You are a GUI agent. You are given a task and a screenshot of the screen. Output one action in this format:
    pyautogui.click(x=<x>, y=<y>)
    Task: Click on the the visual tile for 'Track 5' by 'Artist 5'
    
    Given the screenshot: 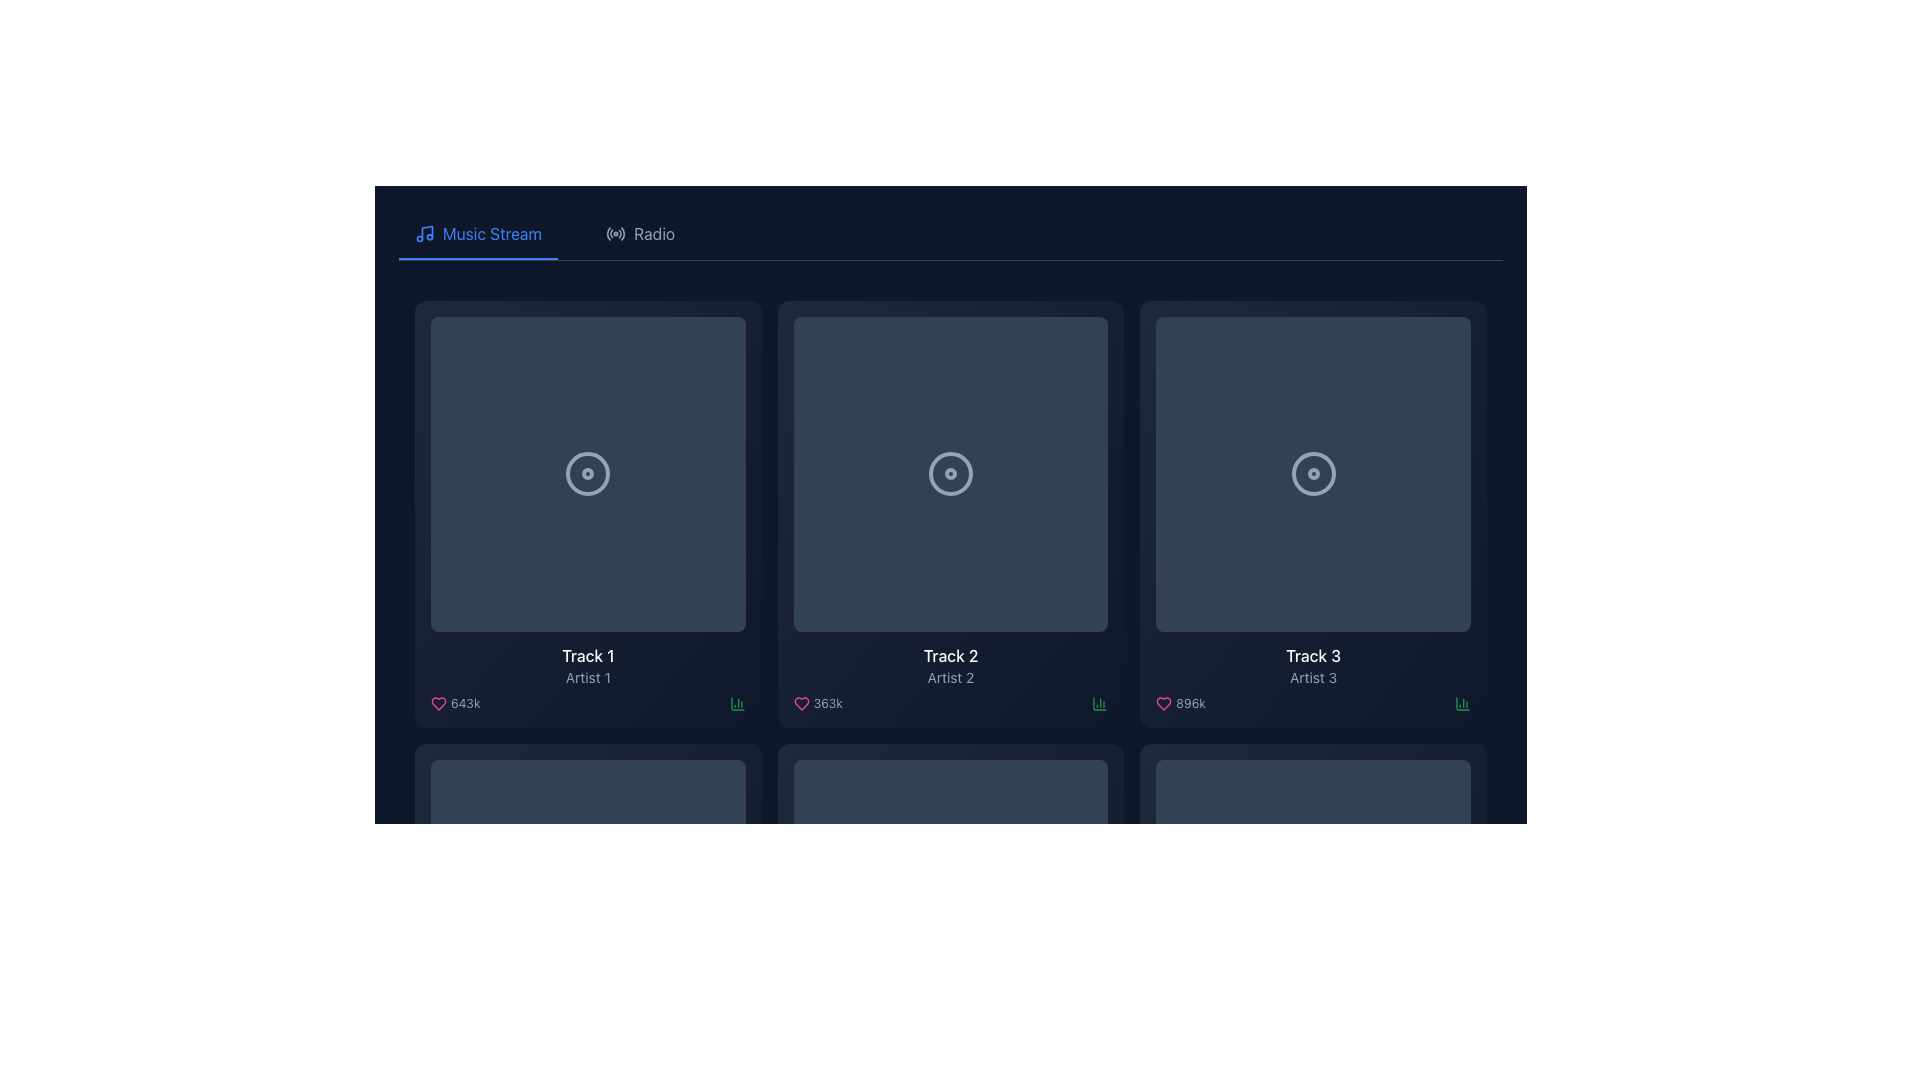 What is the action you would take?
    pyautogui.click(x=949, y=917)
    